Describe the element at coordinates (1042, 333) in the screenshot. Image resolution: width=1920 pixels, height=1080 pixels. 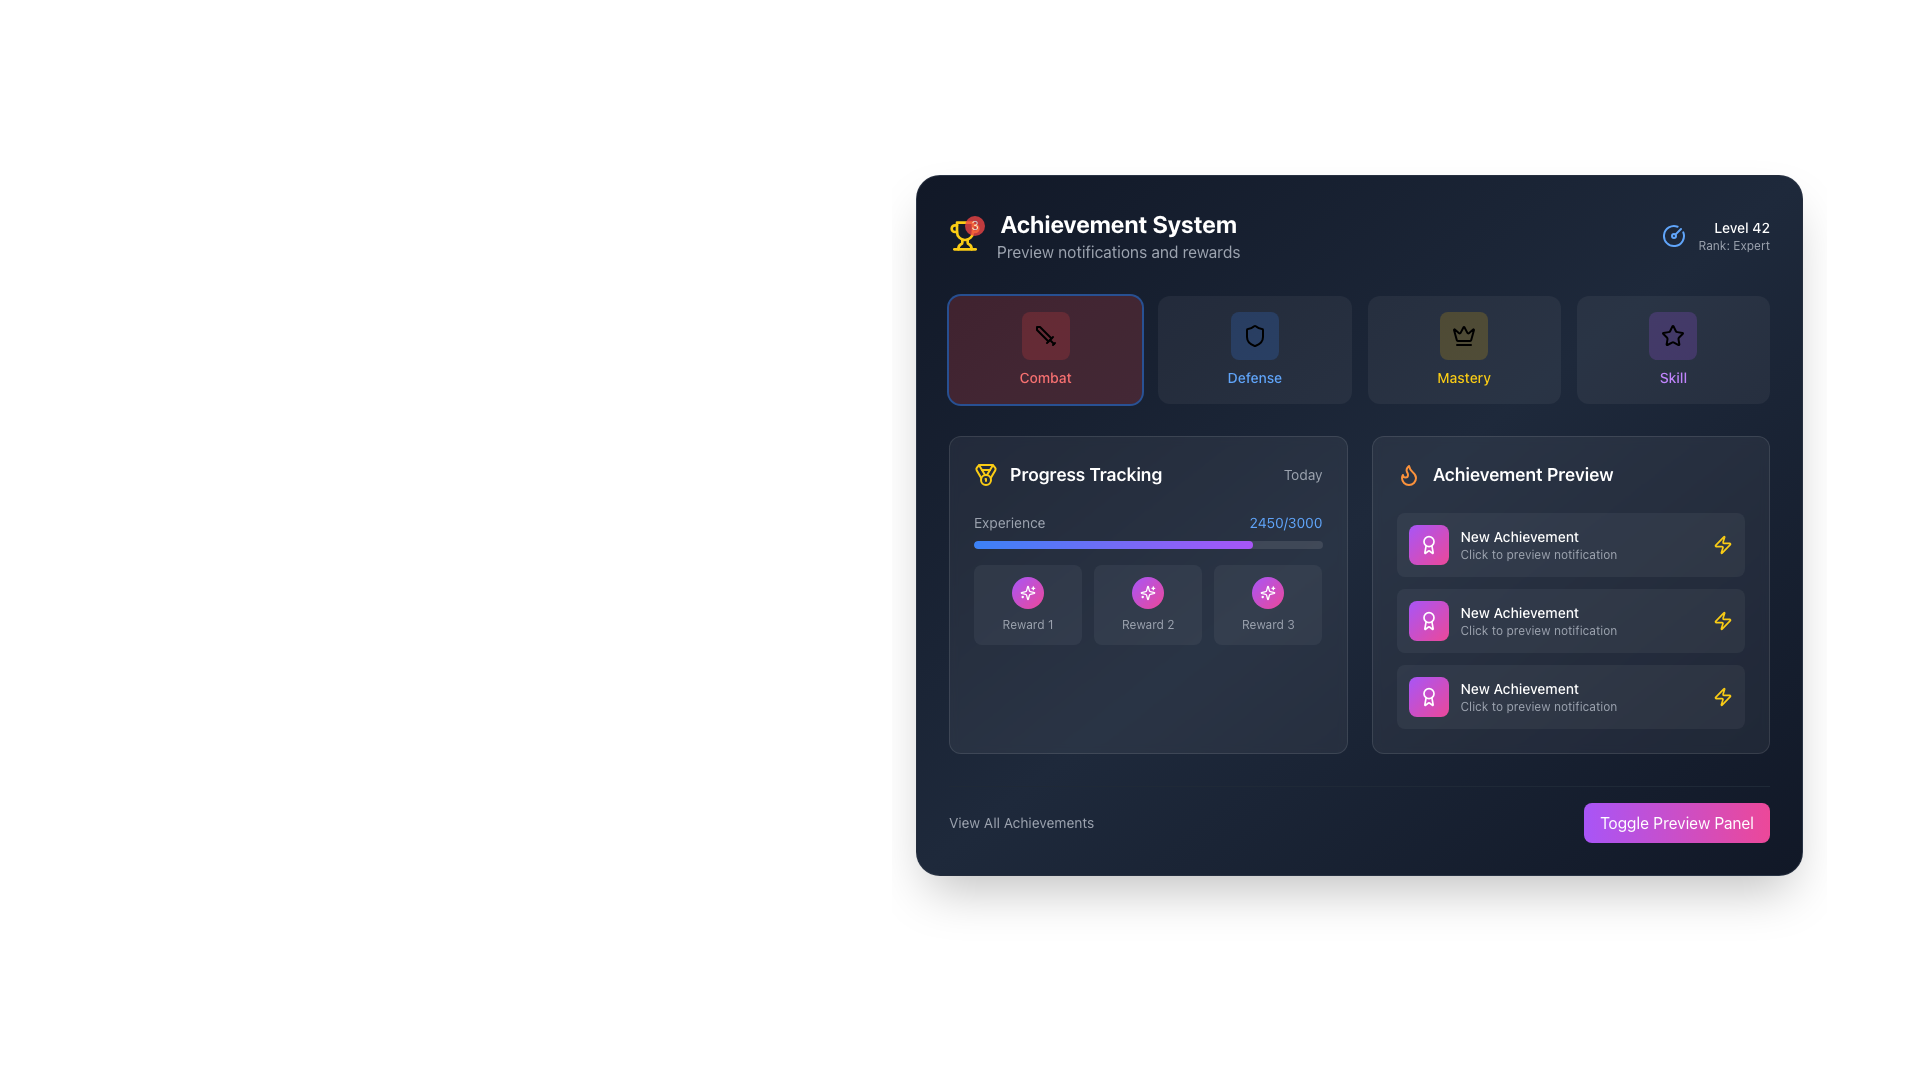
I see `the small graphical representation resembling a part of a sword icon, which is part of the 'Combat' feature in the interface` at that location.